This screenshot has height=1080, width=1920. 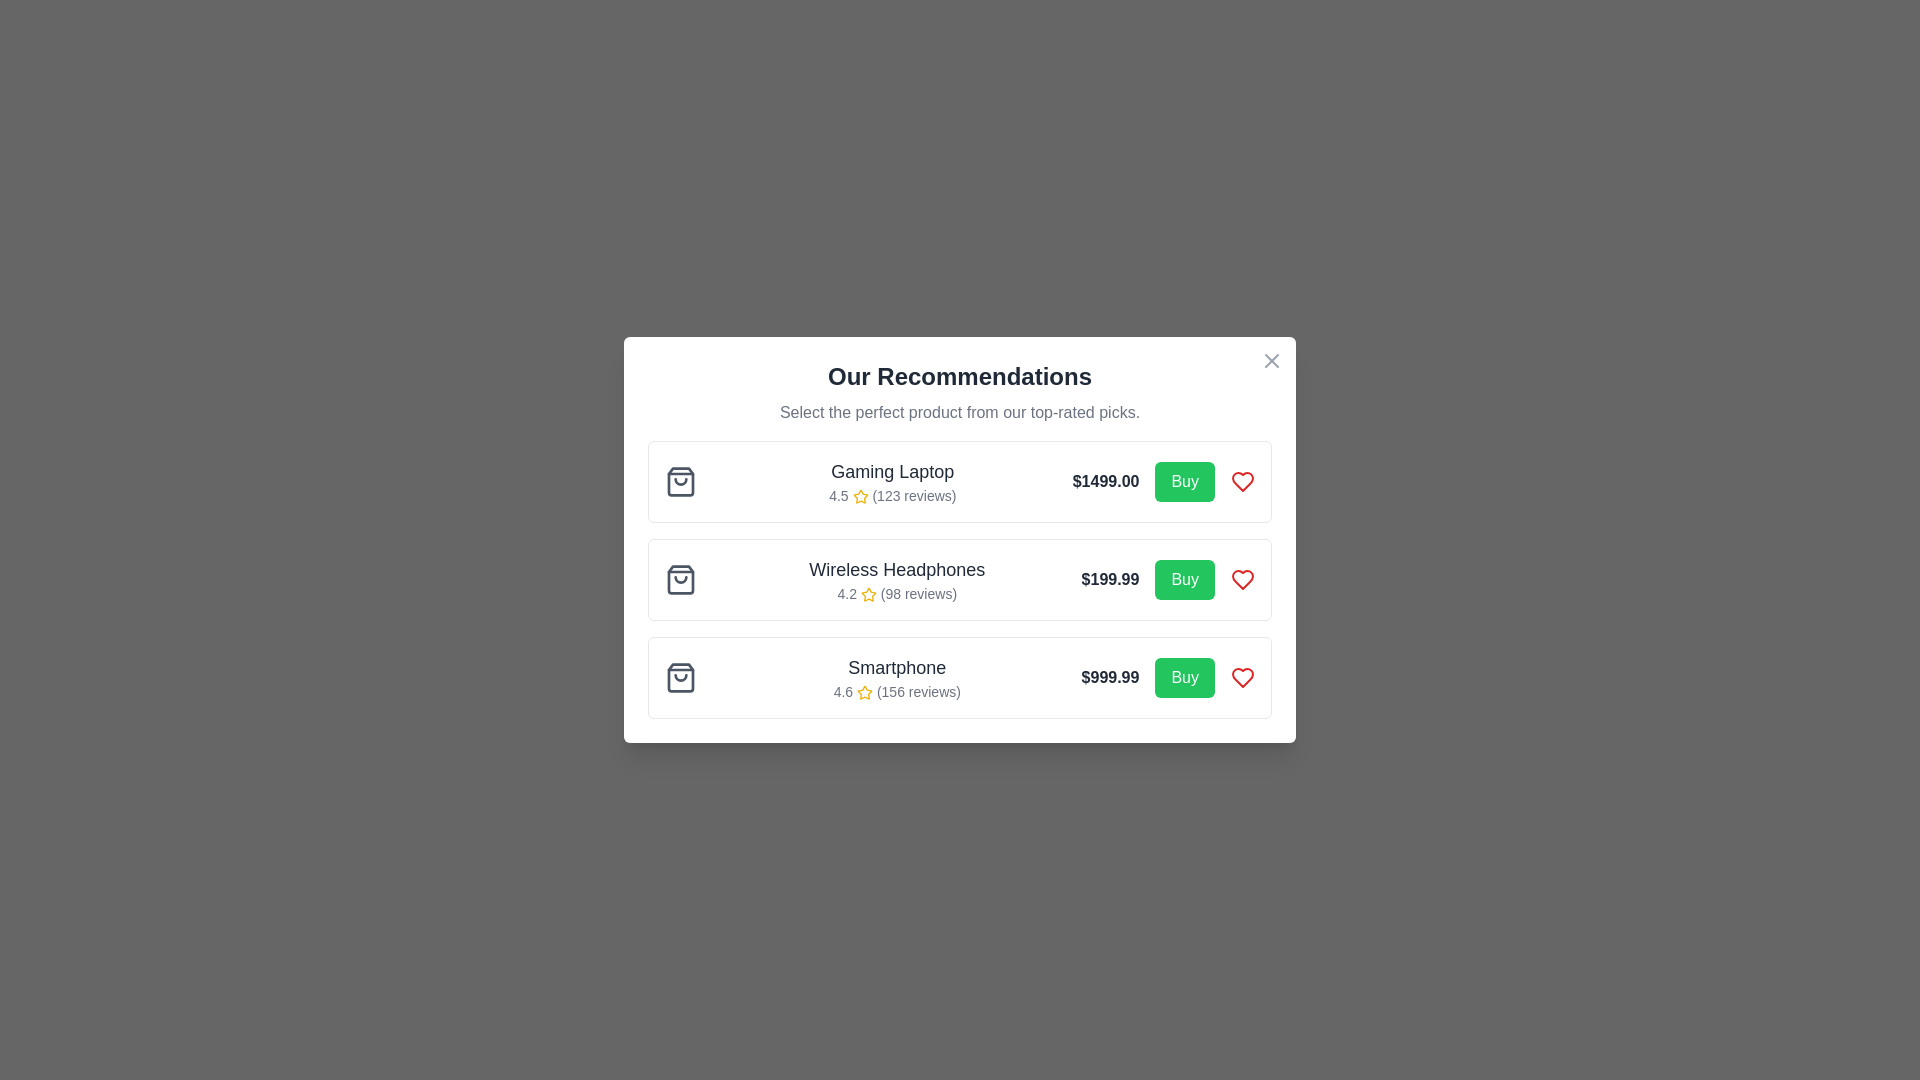 What do you see at coordinates (896, 677) in the screenshot?
I see `the Informational Display element located in the third row of the 'Our Recommendations' section, which provides product details including name and user ratings` at bounding box center [896, 677].